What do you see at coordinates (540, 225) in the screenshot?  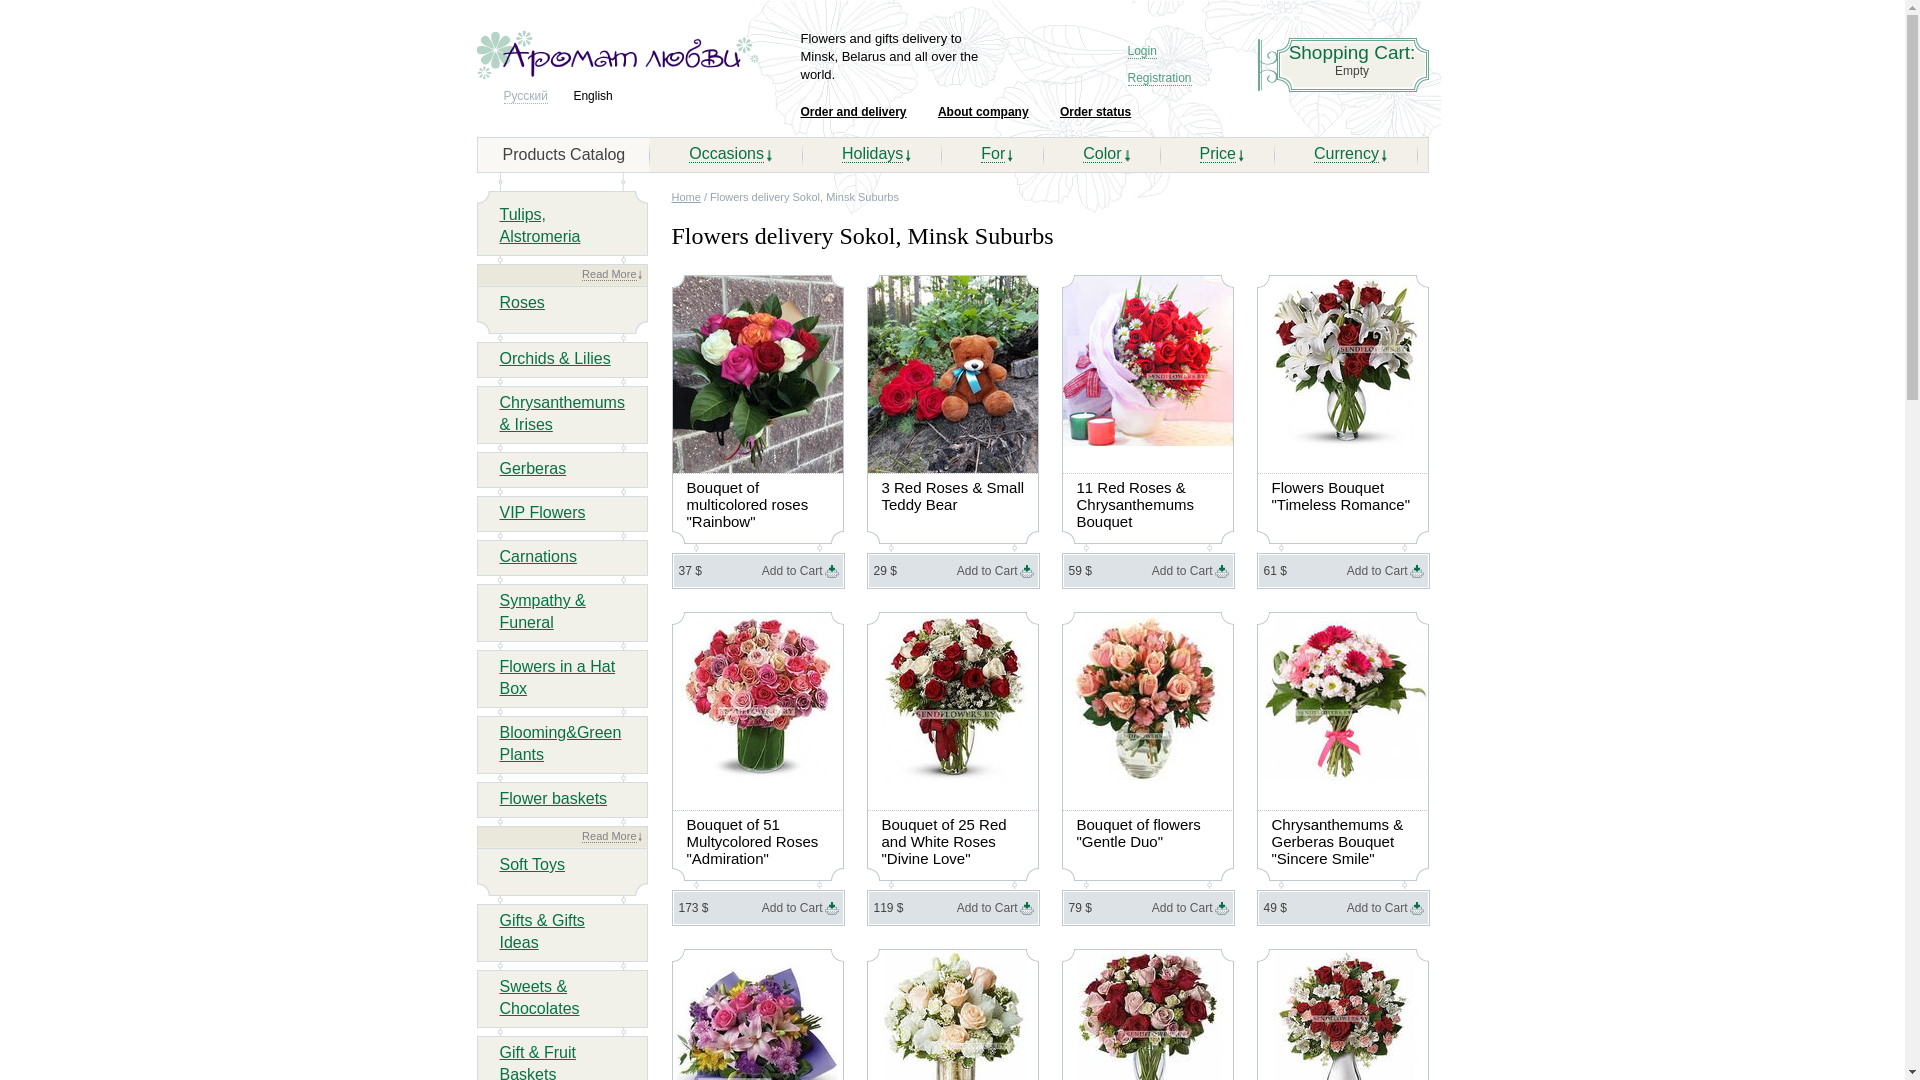 I see `'Tulips, Alstromeria'` at bounding box center [540, 225].